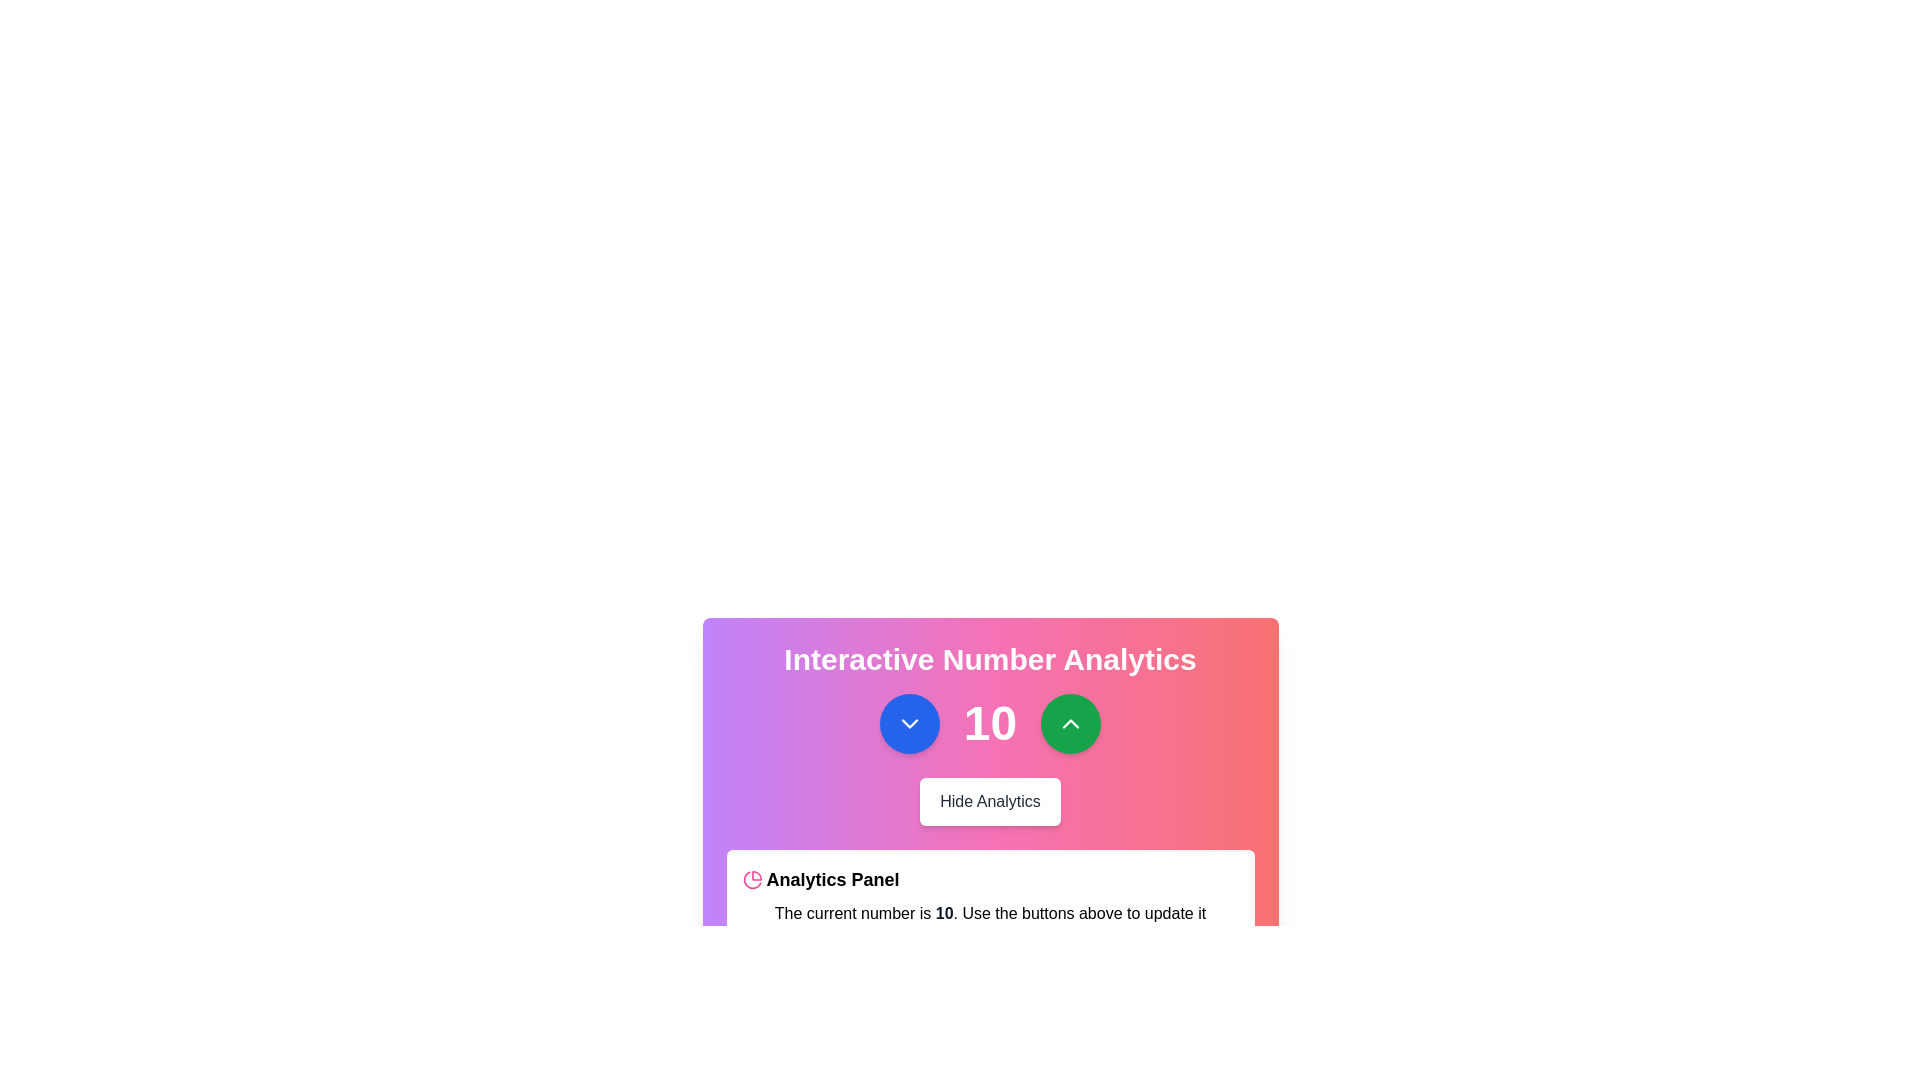 The image size is (1920, 1080). I want to click on the decrement button with an icon located to the left of the displayed number '10', so click(908, 724).